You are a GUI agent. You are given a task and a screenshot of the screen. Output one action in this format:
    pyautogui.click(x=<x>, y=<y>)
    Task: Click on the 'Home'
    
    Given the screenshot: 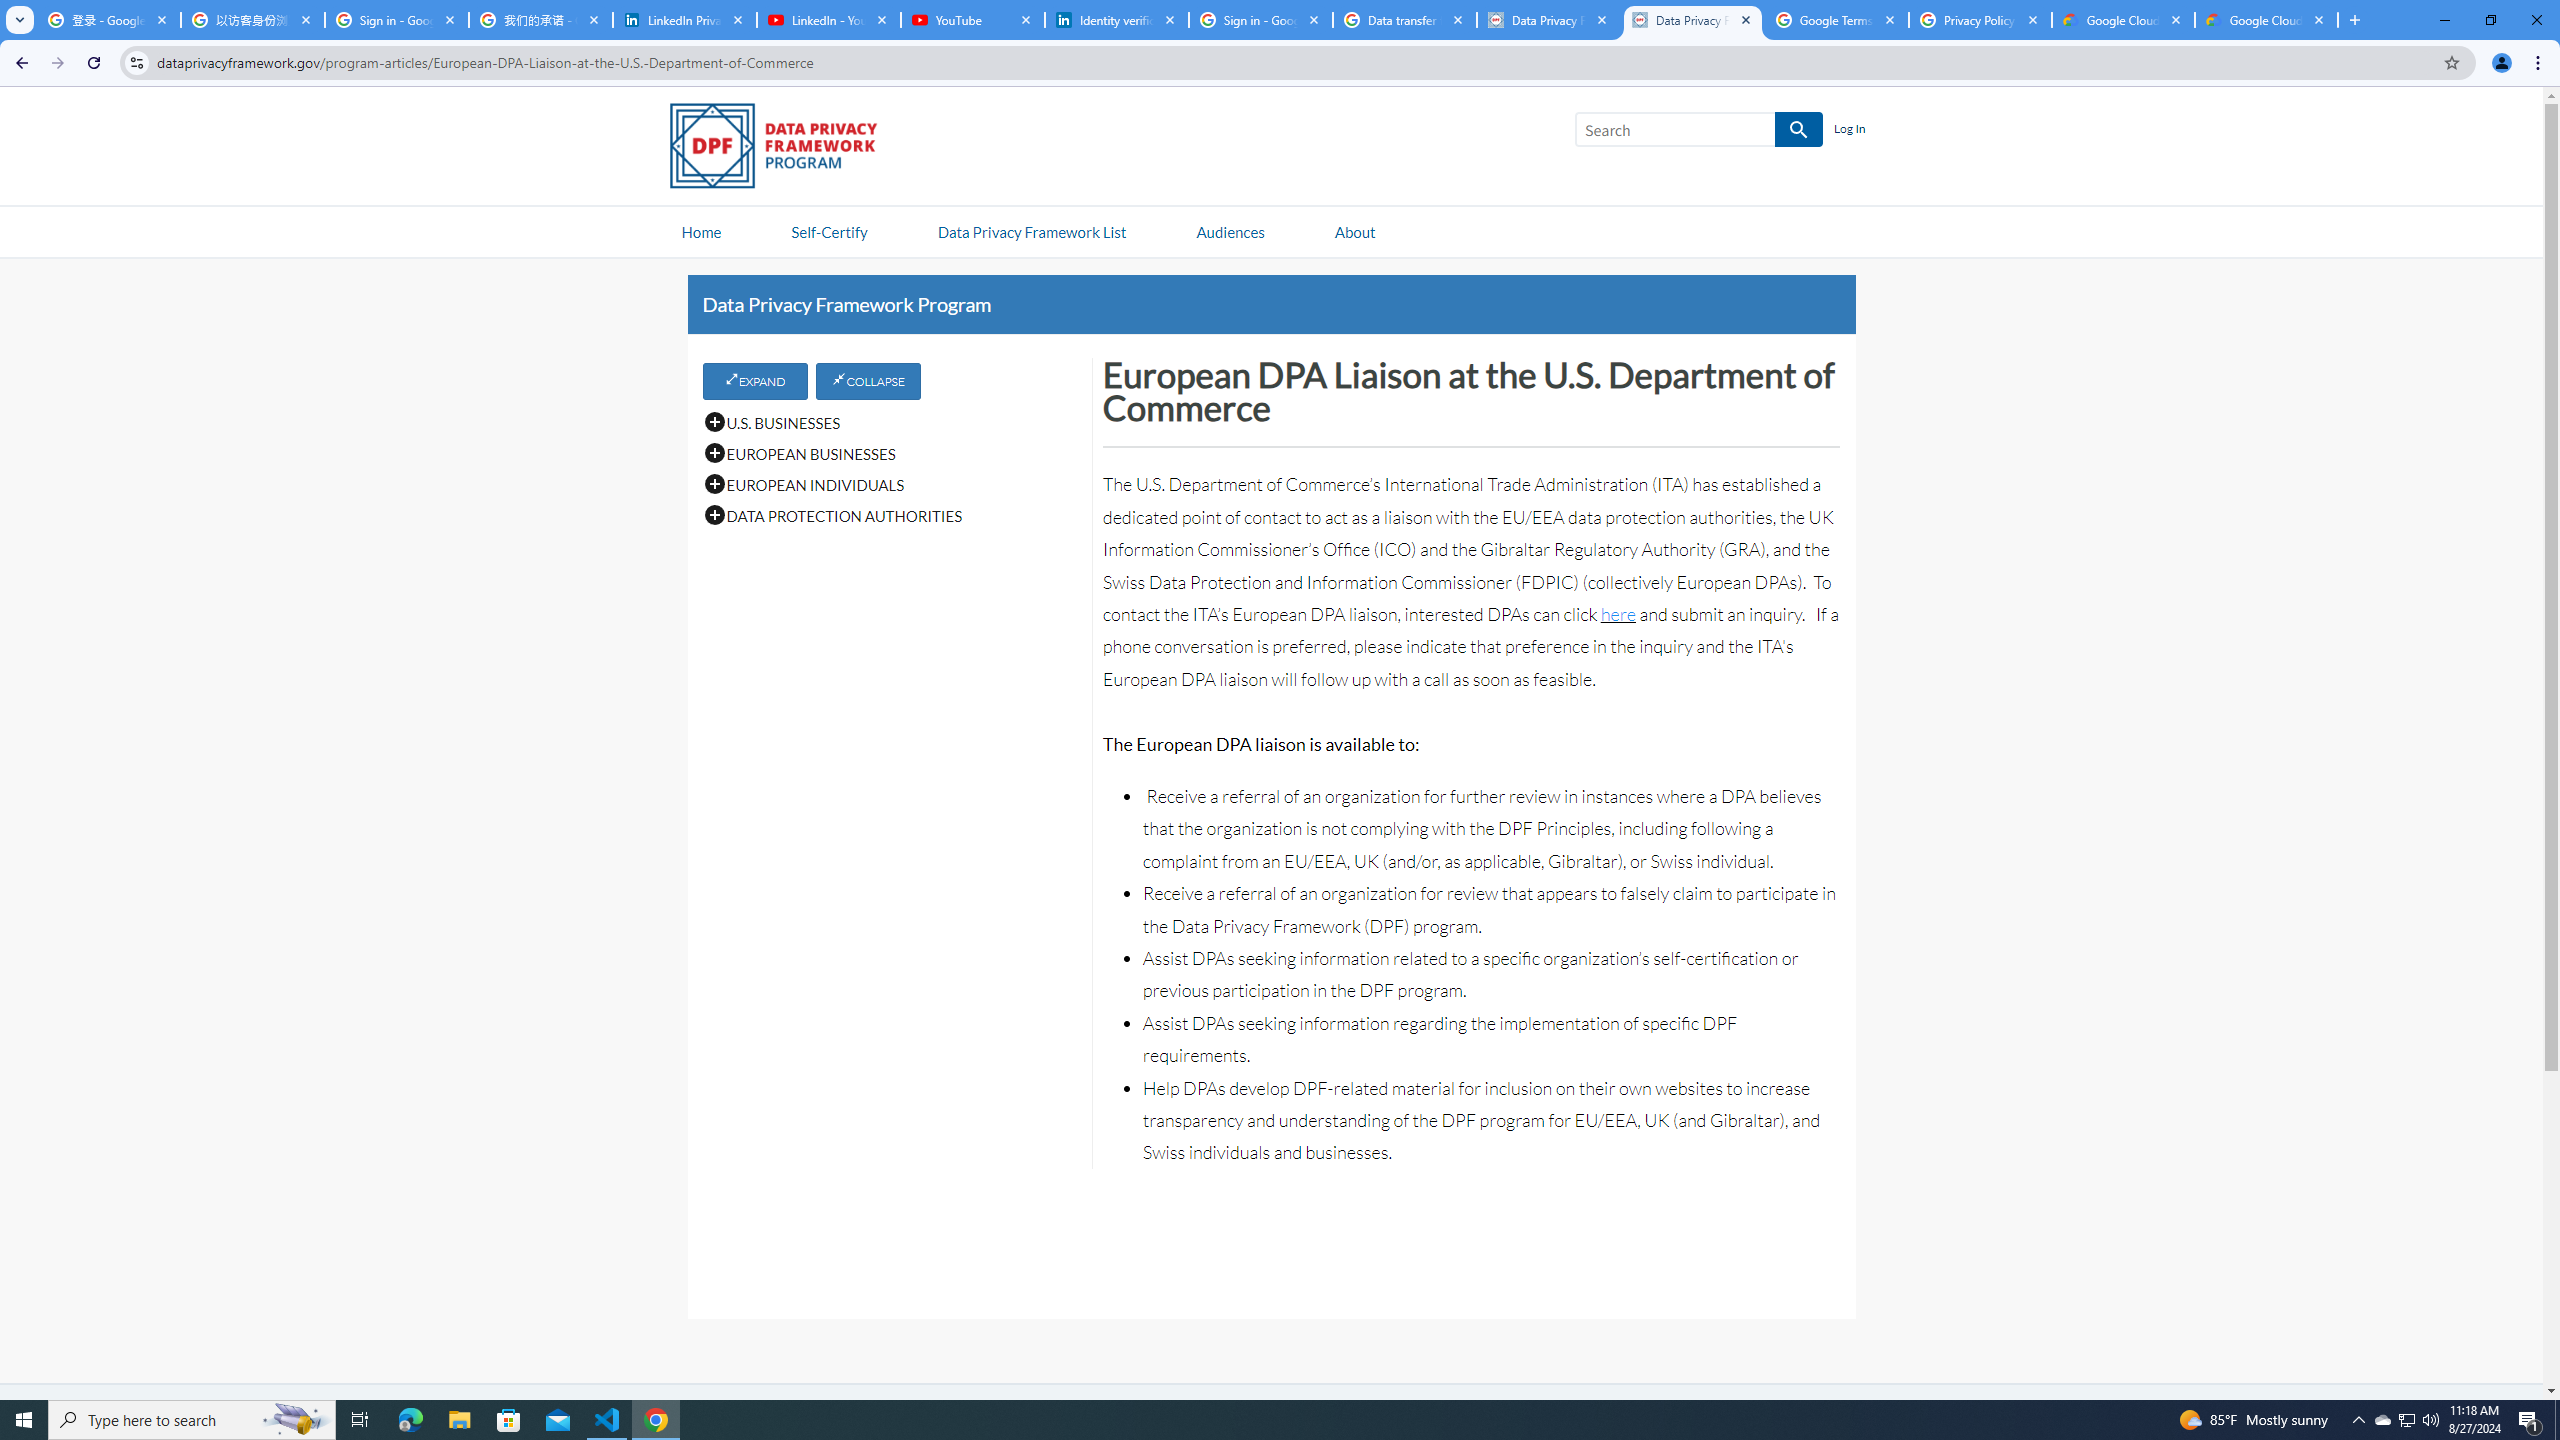 What is the action you would take?
    pyautogui.click(x=701, y=230)
    